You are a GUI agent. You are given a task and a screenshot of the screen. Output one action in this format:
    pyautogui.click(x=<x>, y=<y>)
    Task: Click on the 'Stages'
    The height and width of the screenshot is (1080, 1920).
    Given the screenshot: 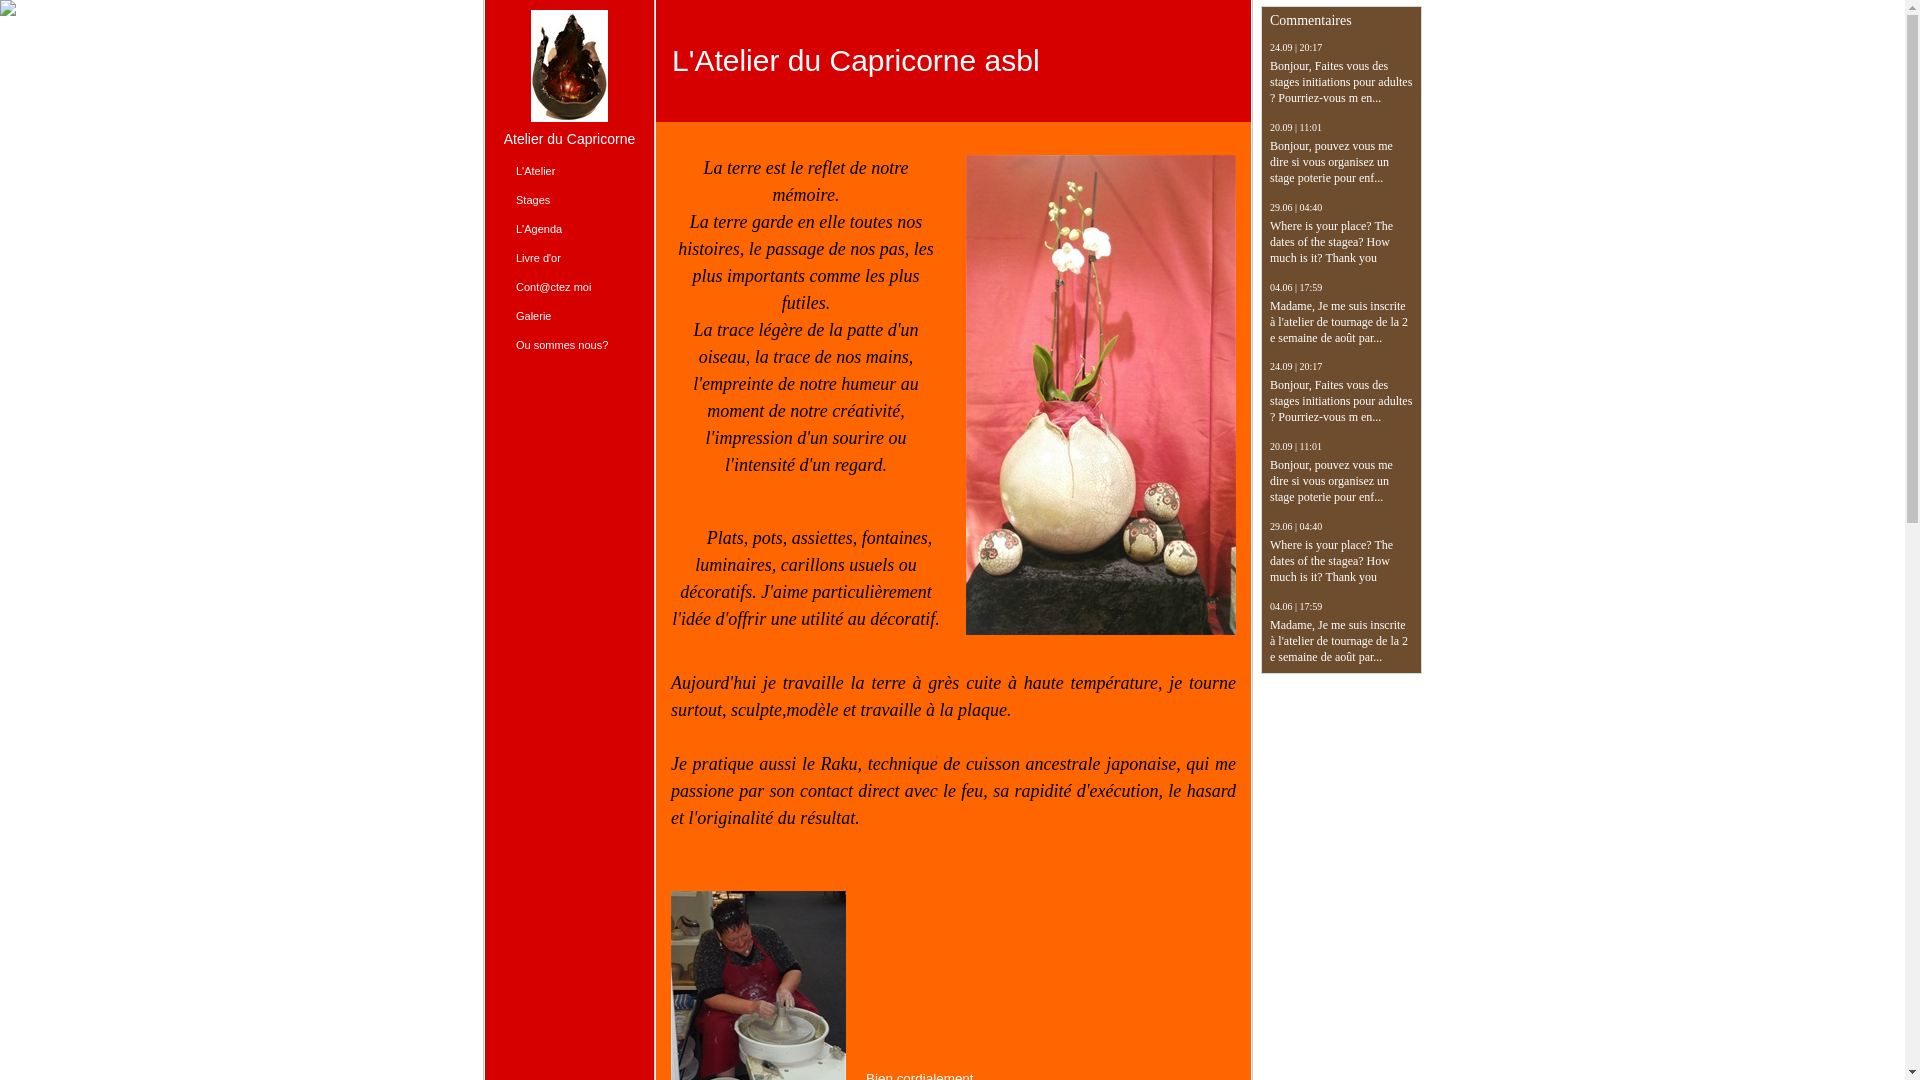 What is the action you would take?
    pyautogui.click(x=491, y=200)
    